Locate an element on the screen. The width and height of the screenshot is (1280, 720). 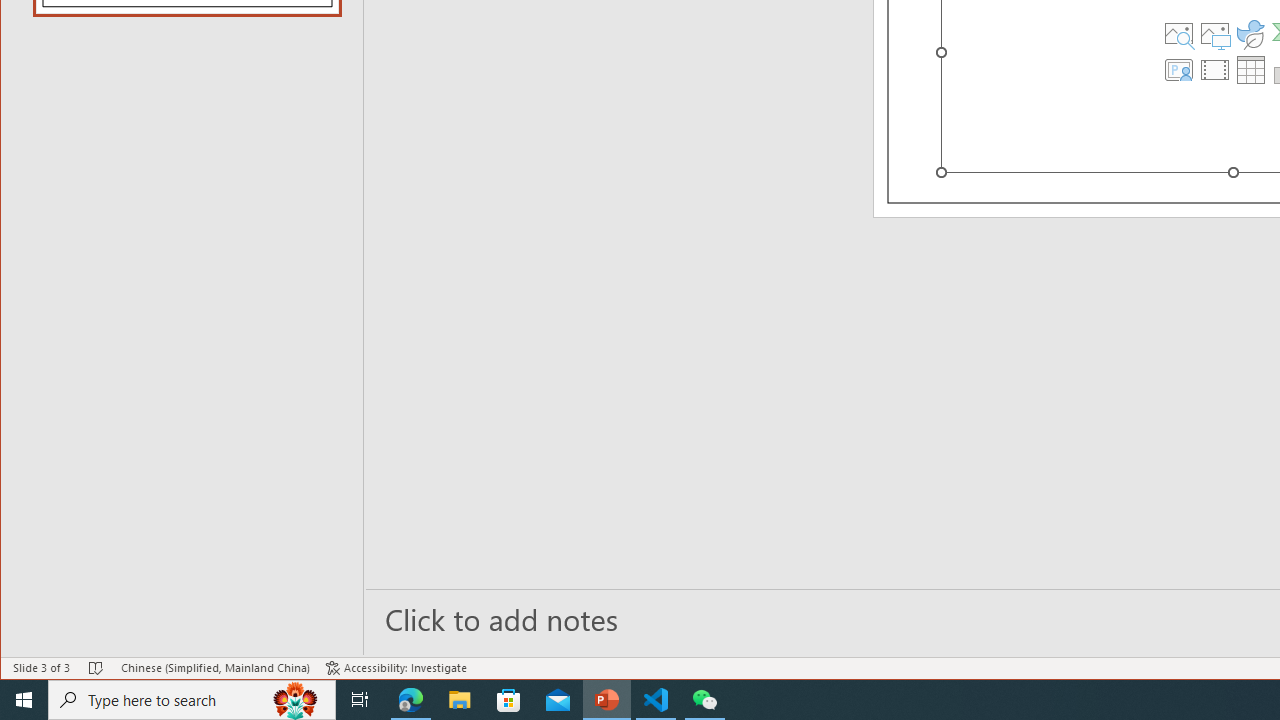
'Pictures' is located at coordinates (1214, 33).